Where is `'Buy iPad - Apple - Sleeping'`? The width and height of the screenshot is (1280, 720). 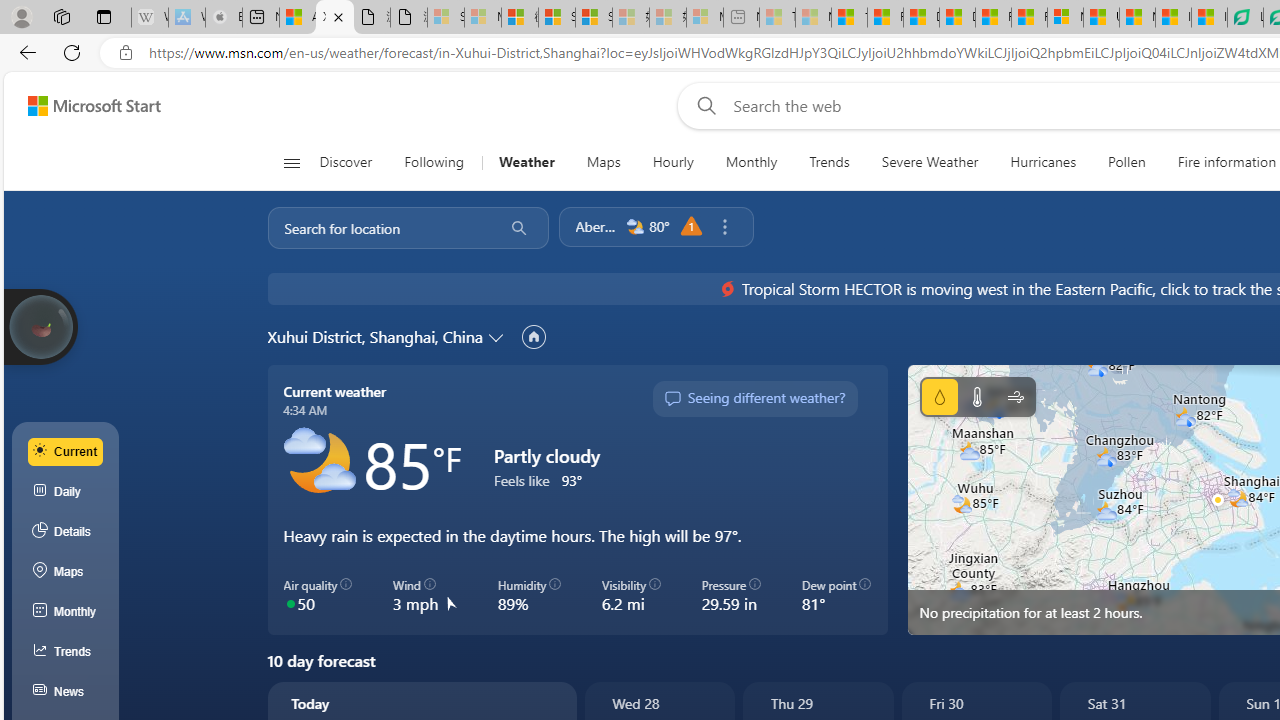
'Buy iPad - Apple - Sleeping' is located at coordinates (224, 17).